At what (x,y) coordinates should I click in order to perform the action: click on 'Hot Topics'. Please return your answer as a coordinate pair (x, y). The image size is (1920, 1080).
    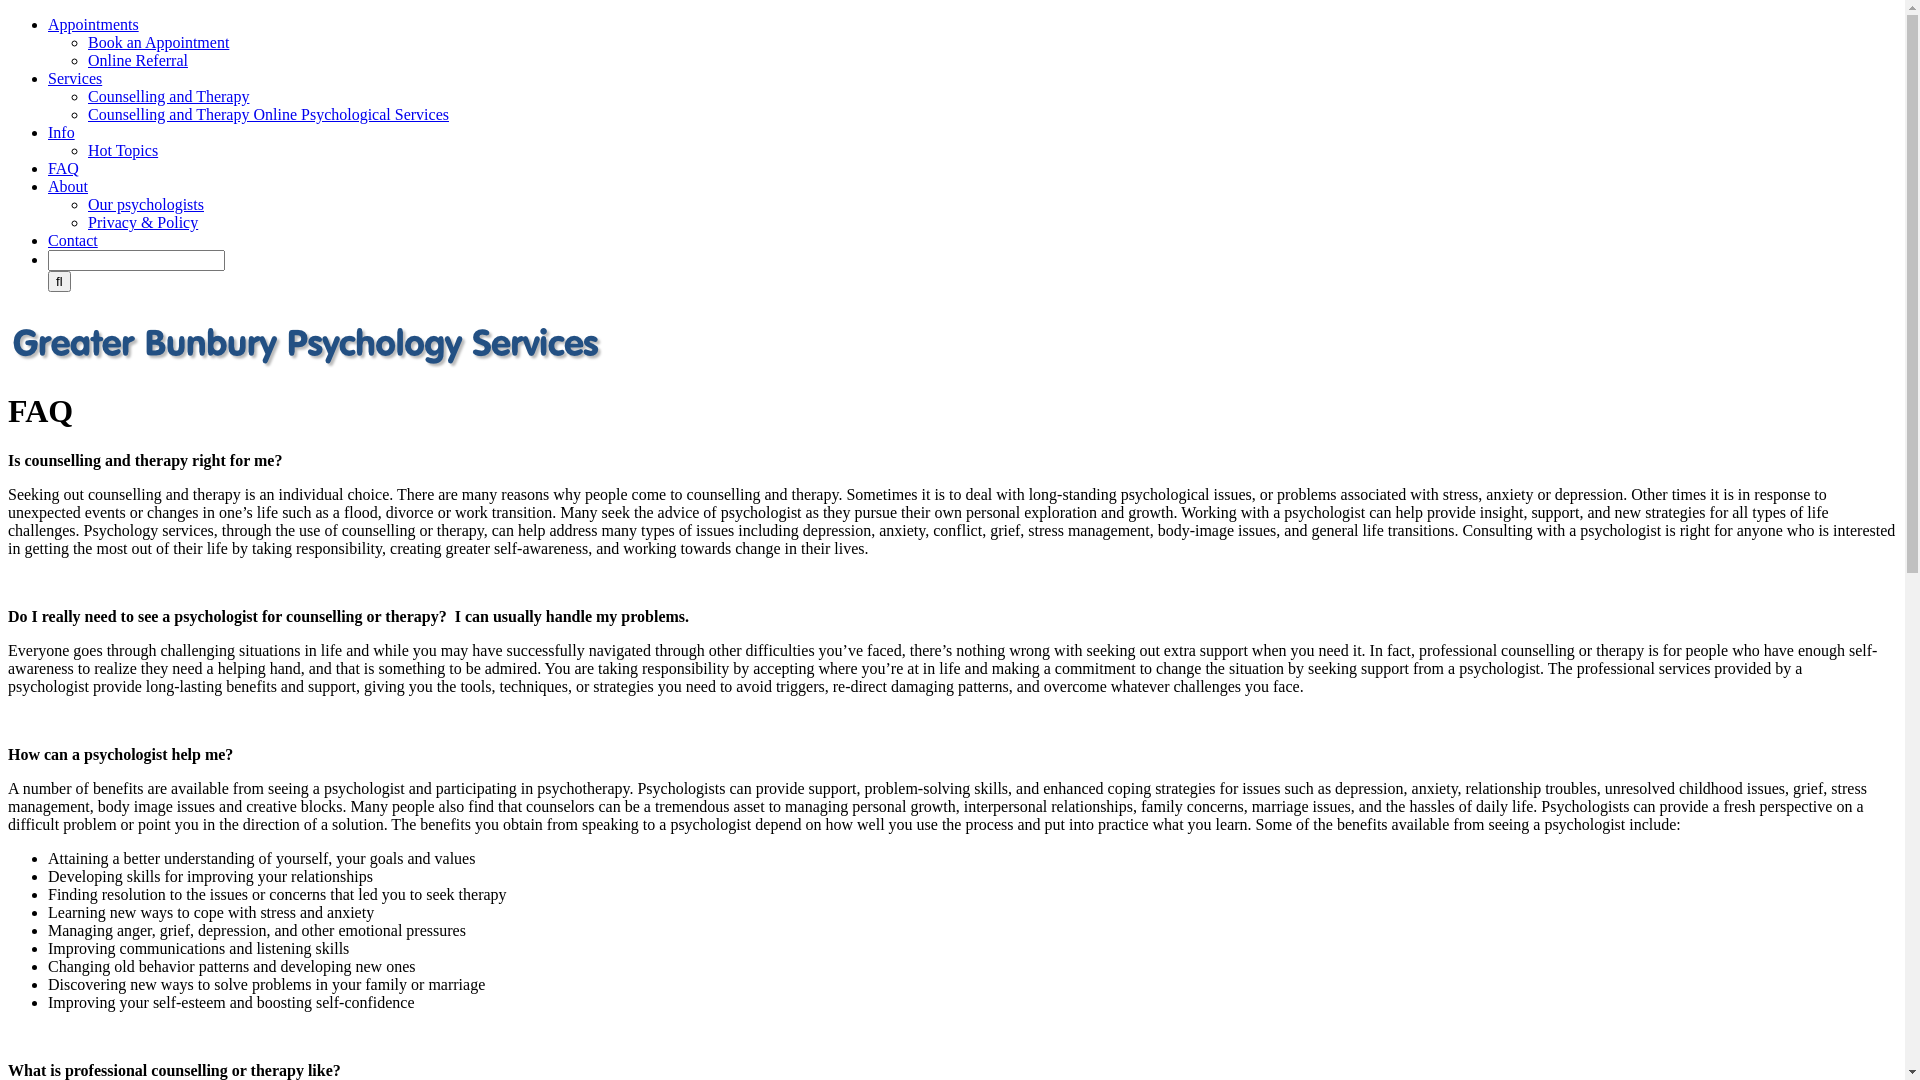
    Looking at the image, I should click on (122, 149).